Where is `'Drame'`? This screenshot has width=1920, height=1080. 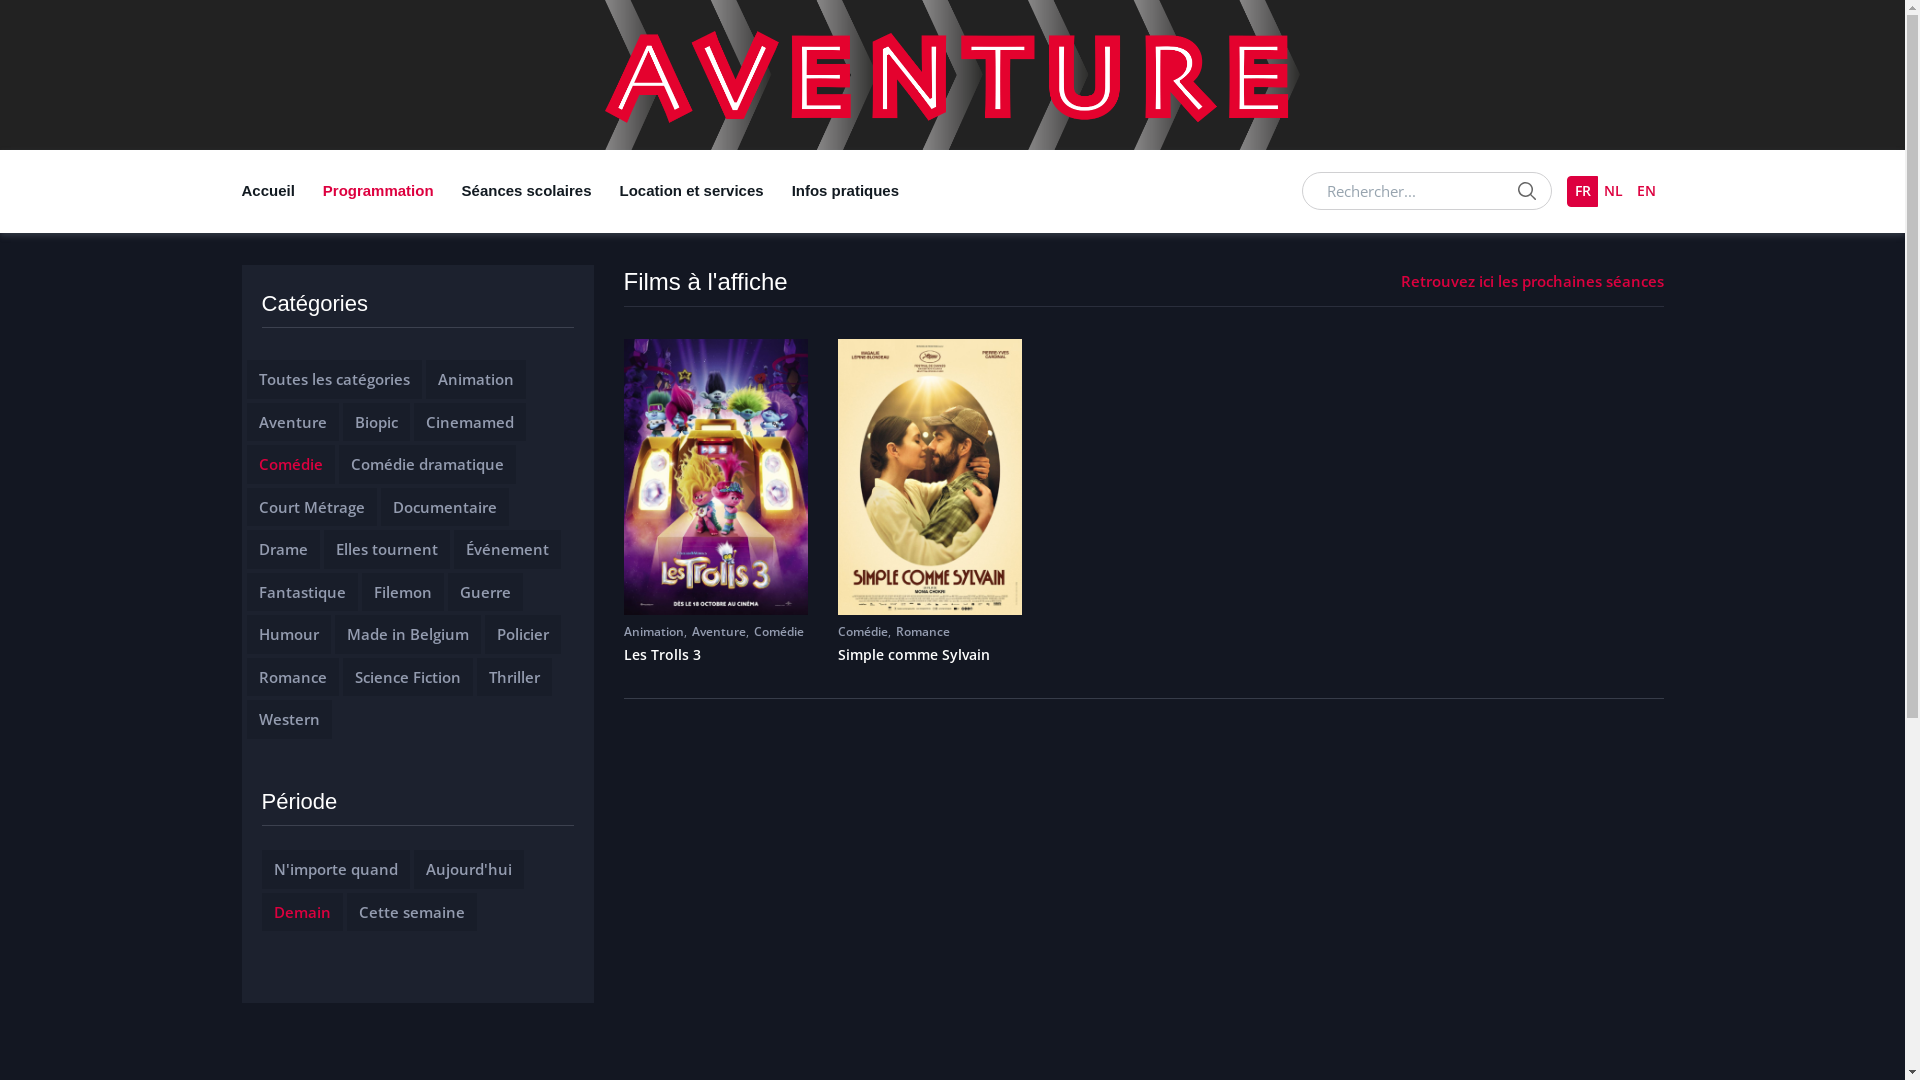
'Drame' is located at coordinates (281, 548).